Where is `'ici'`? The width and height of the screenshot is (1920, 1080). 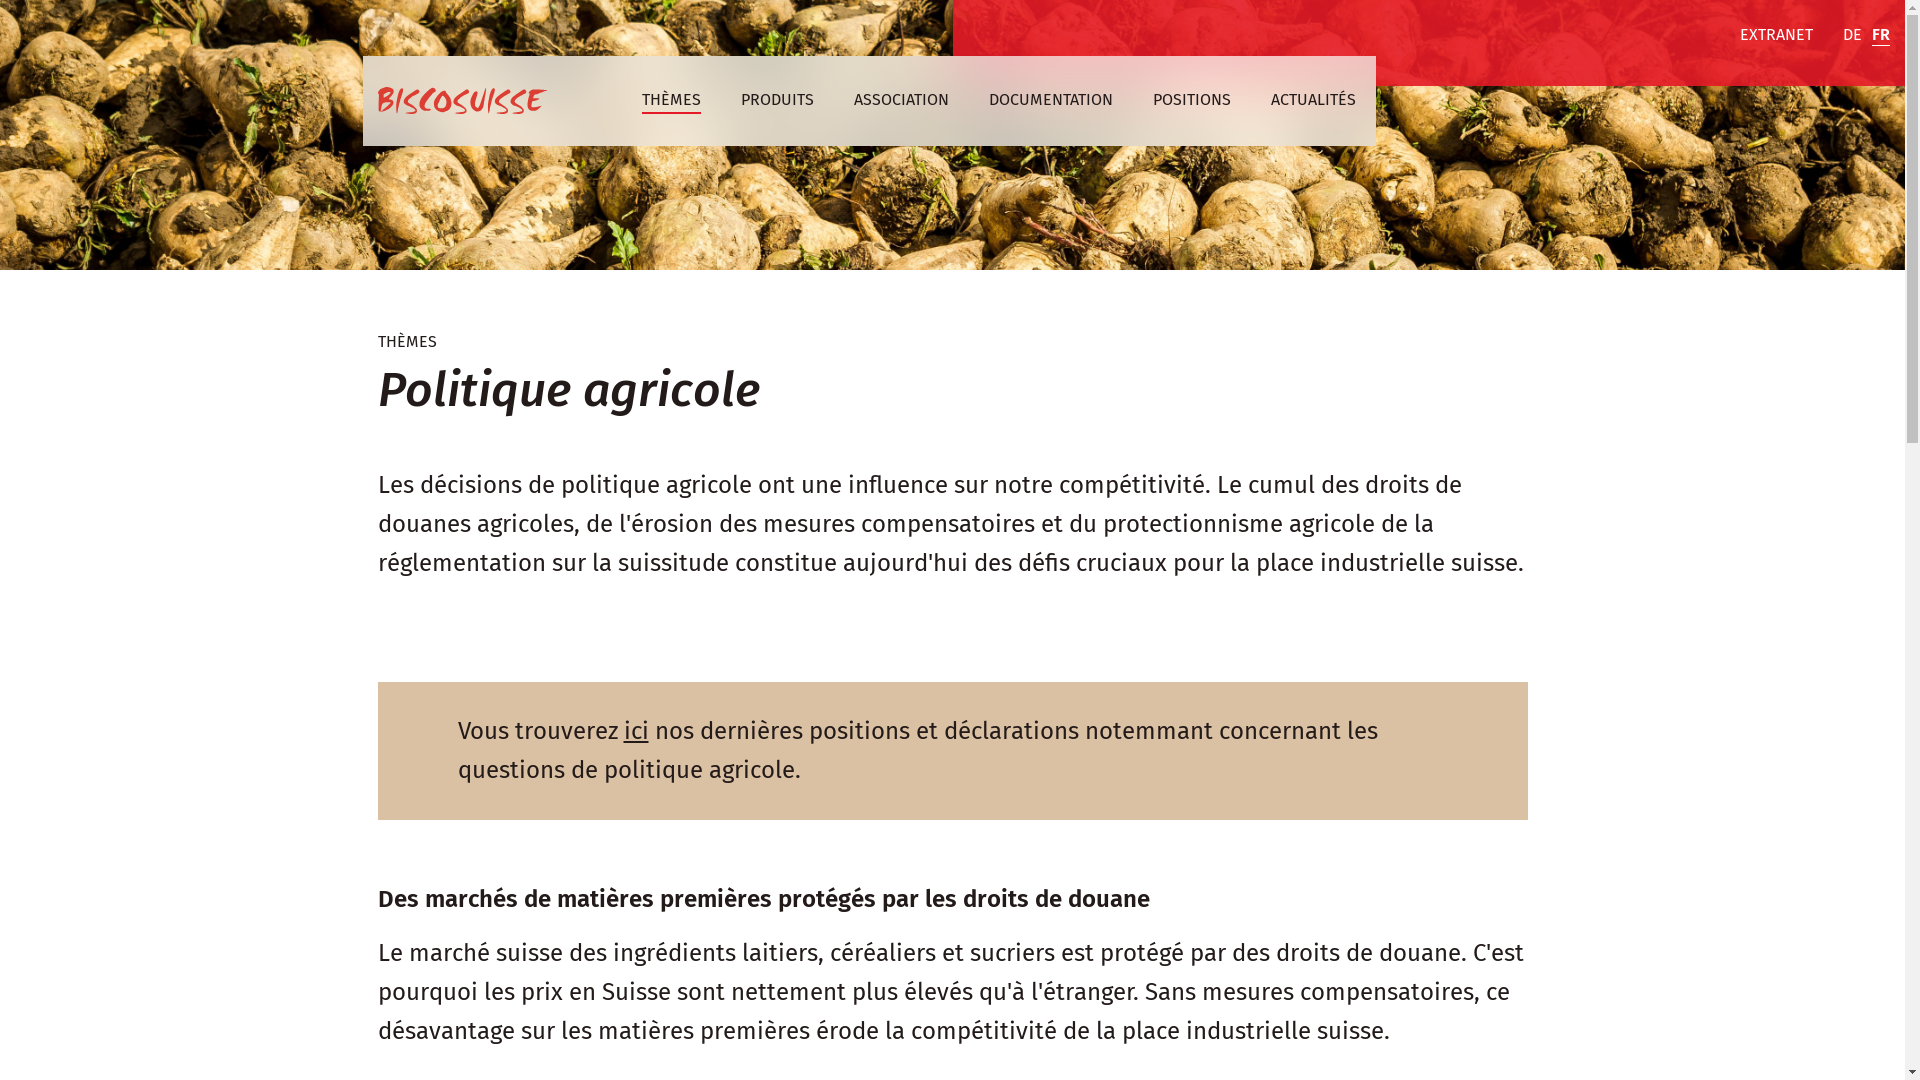 'ici' is located at coordinates (635, 731).